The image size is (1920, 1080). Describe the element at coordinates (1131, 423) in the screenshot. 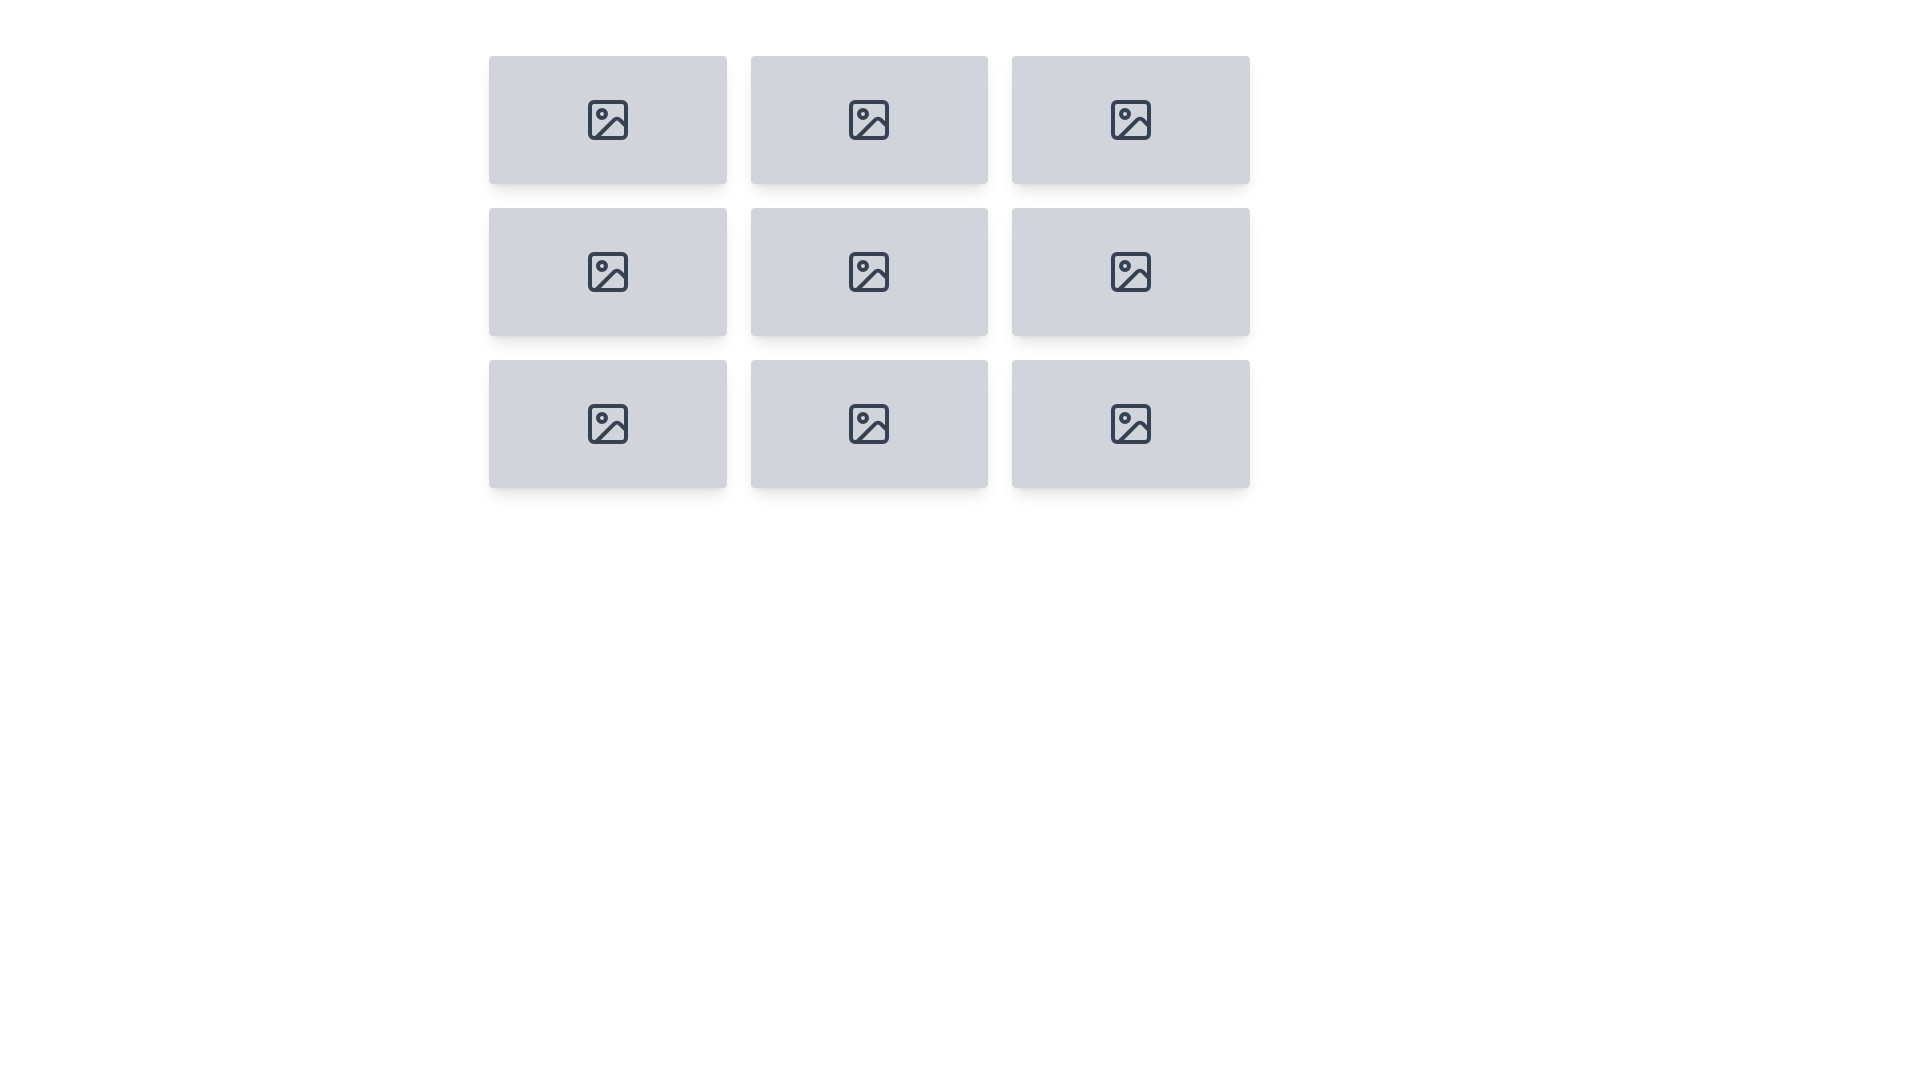

I see `the bottom-right card in the 3x3 grid layout` at that location.